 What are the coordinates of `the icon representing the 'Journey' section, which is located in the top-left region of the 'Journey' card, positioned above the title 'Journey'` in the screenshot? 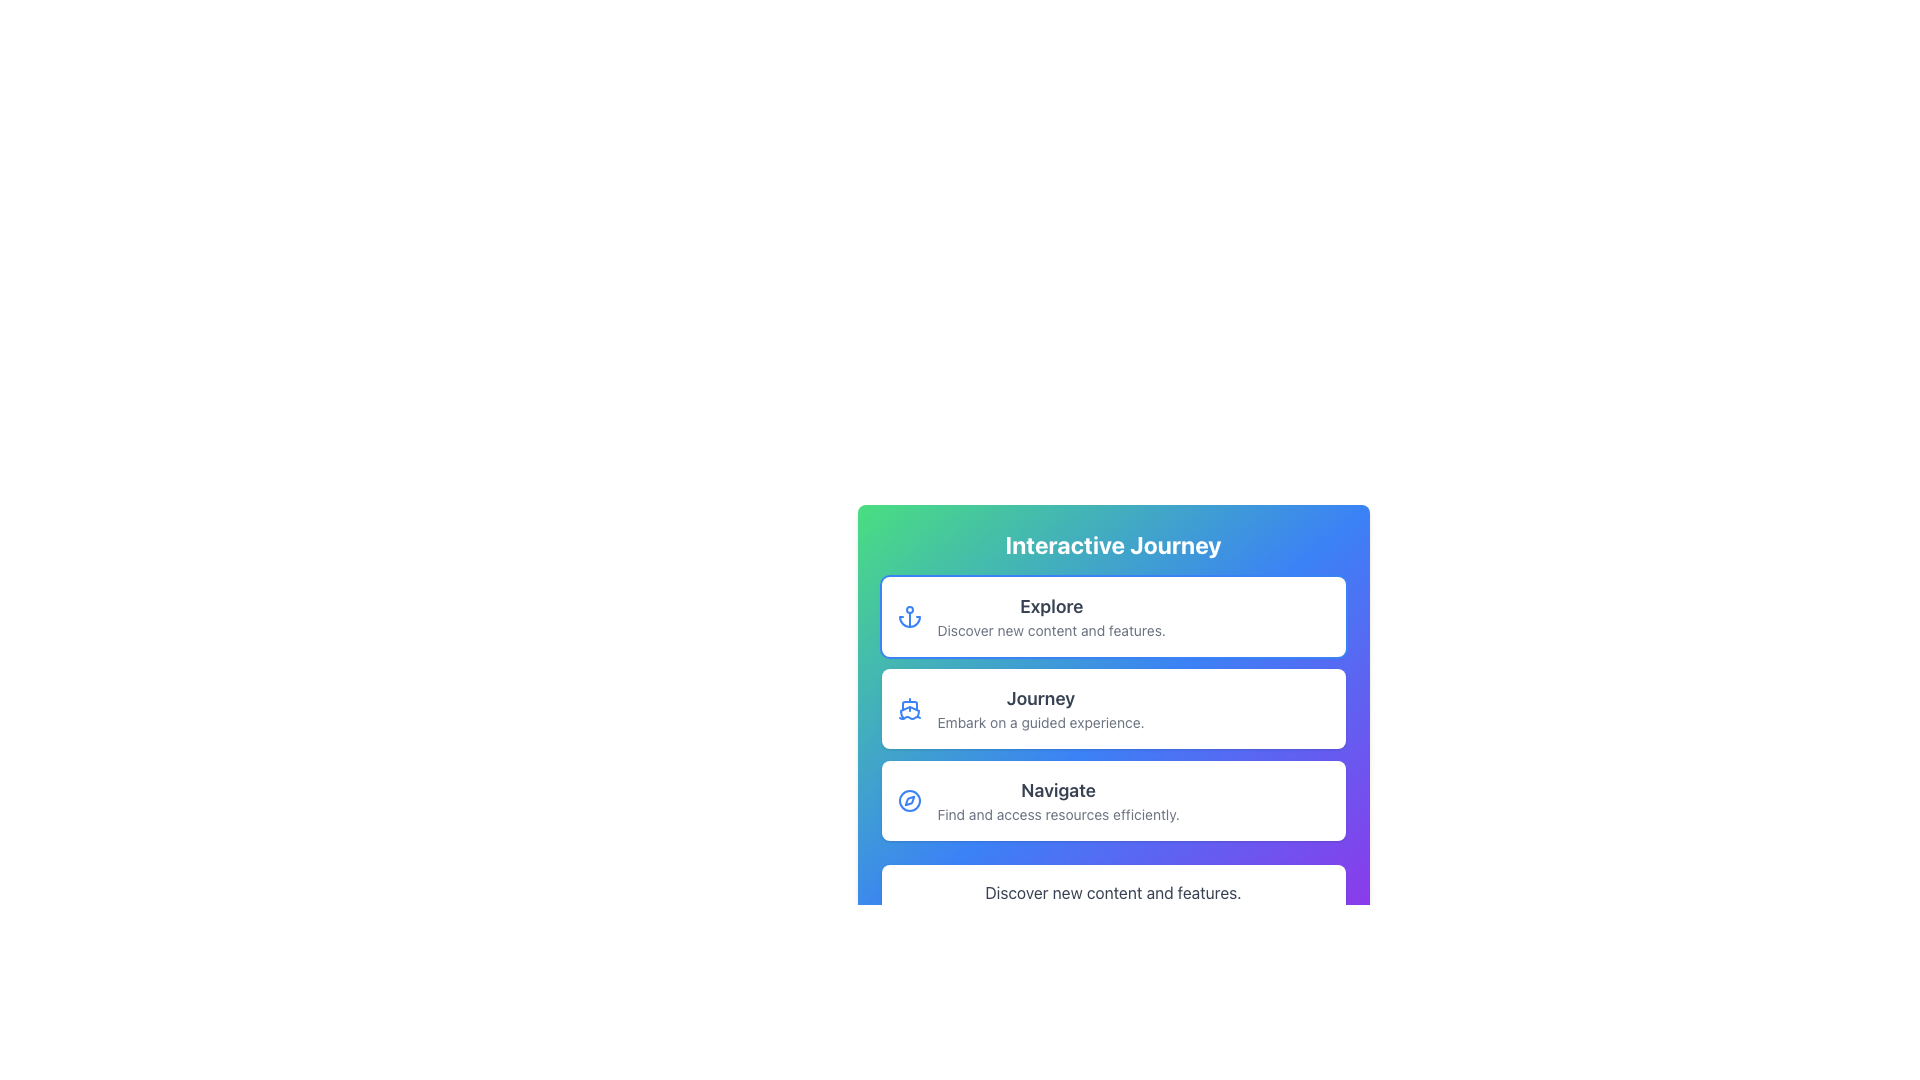 It's located at (908, 708).